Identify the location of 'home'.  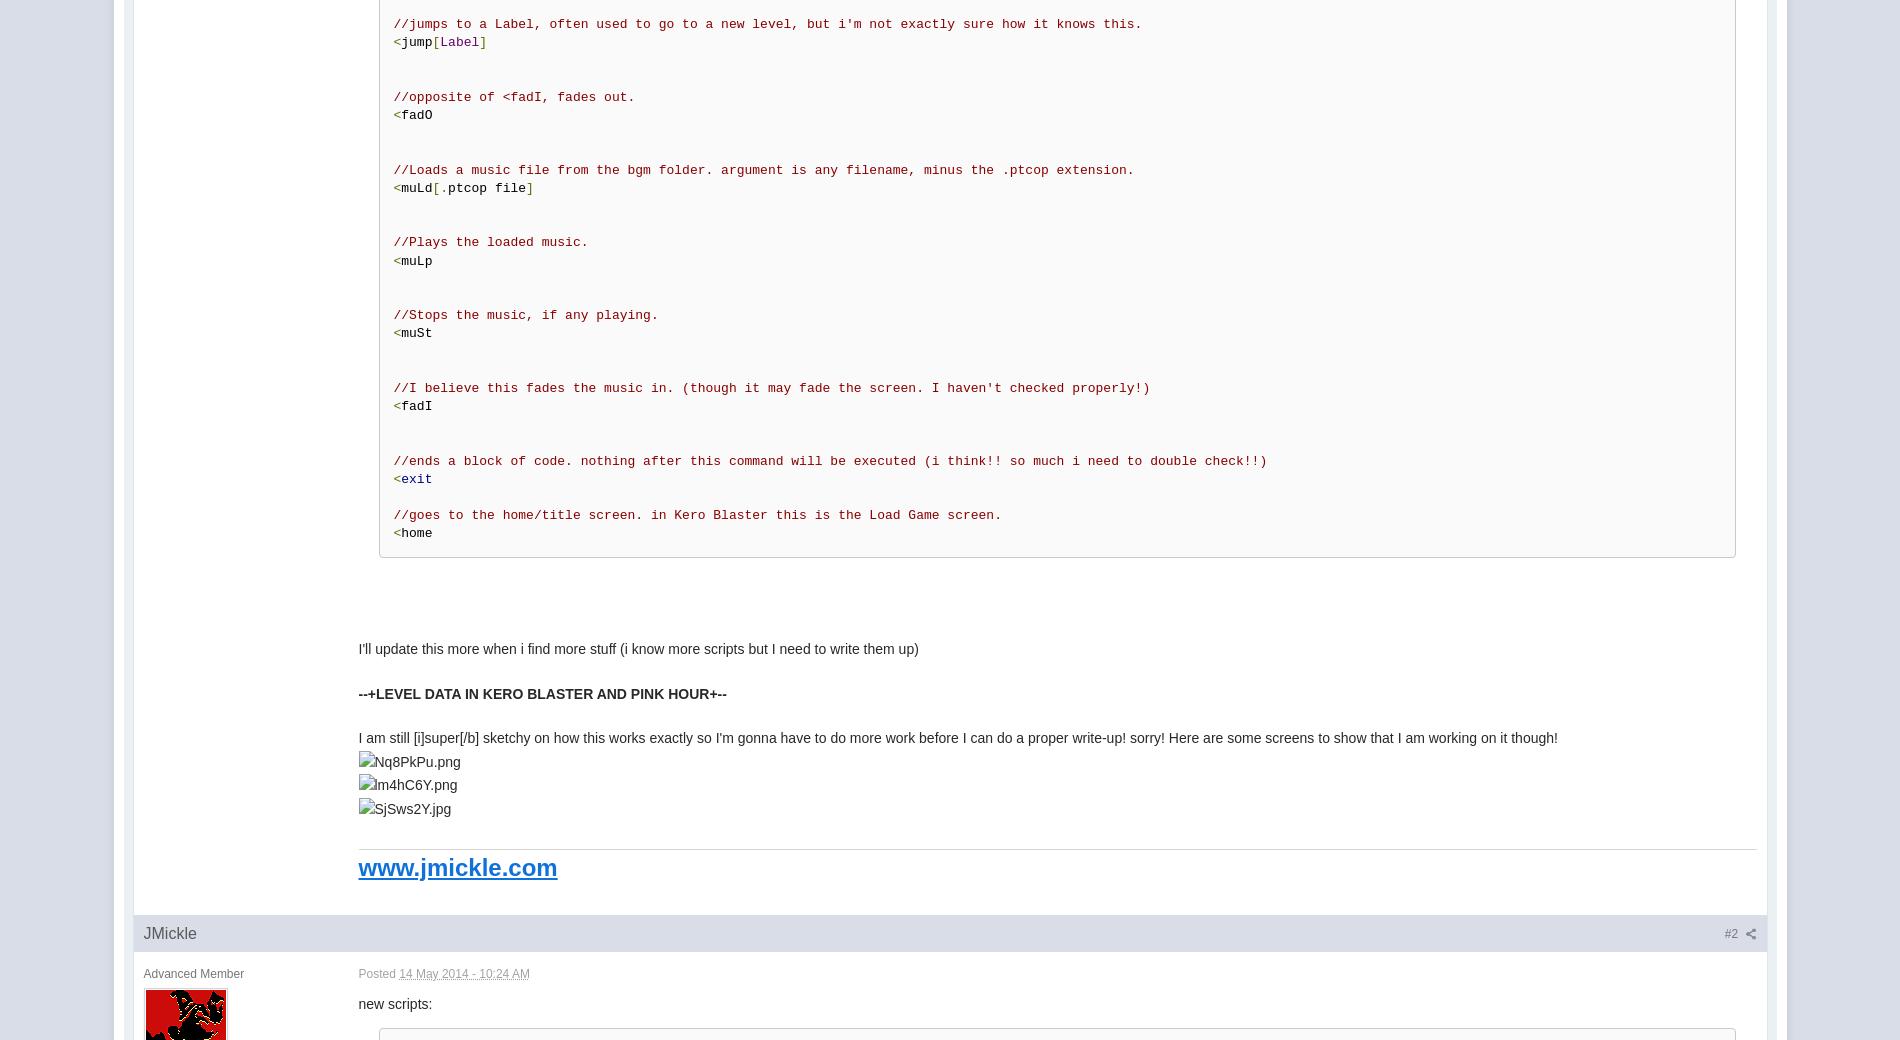
(419, 532).